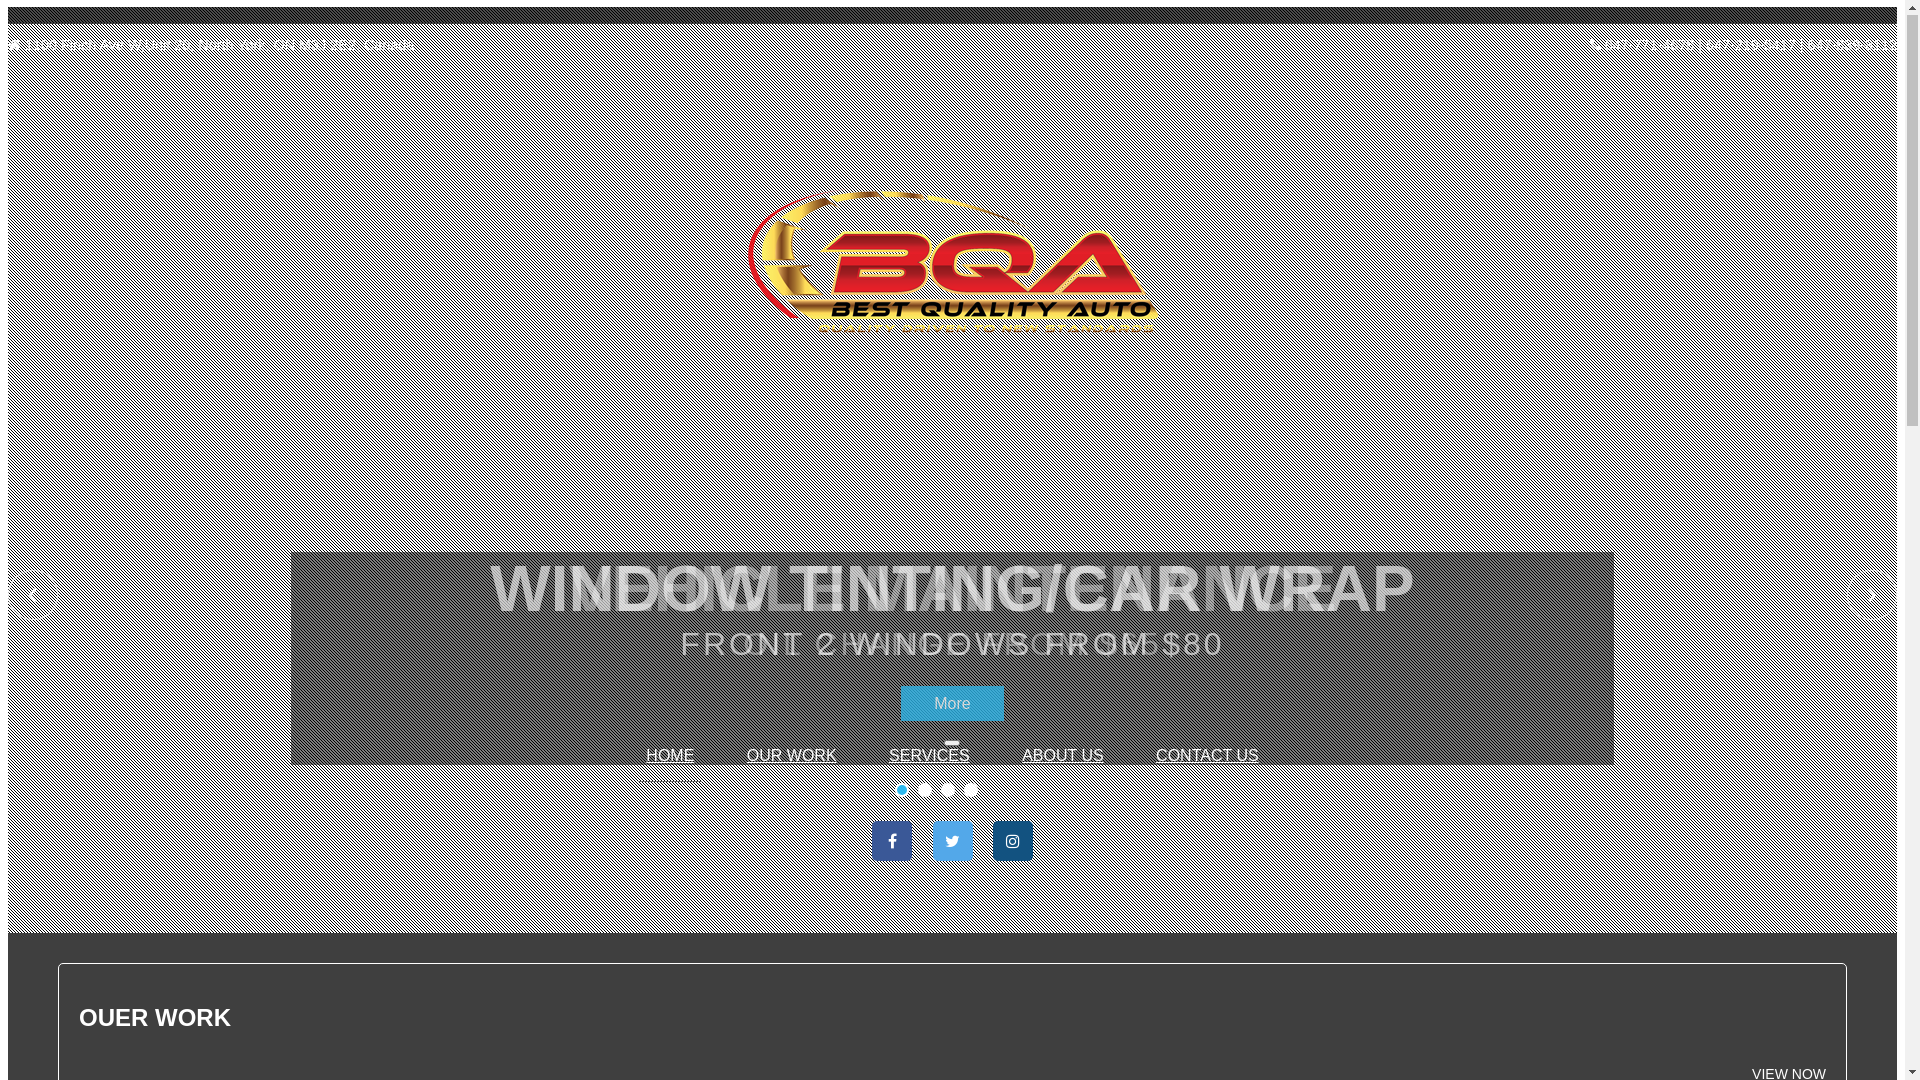 The height and width of the screenshot is (1080, 1920). What do you see at coordinates (950, 744) in the screenshot?
I see `'Toggle navigation'` at bounding box center [950, 744].